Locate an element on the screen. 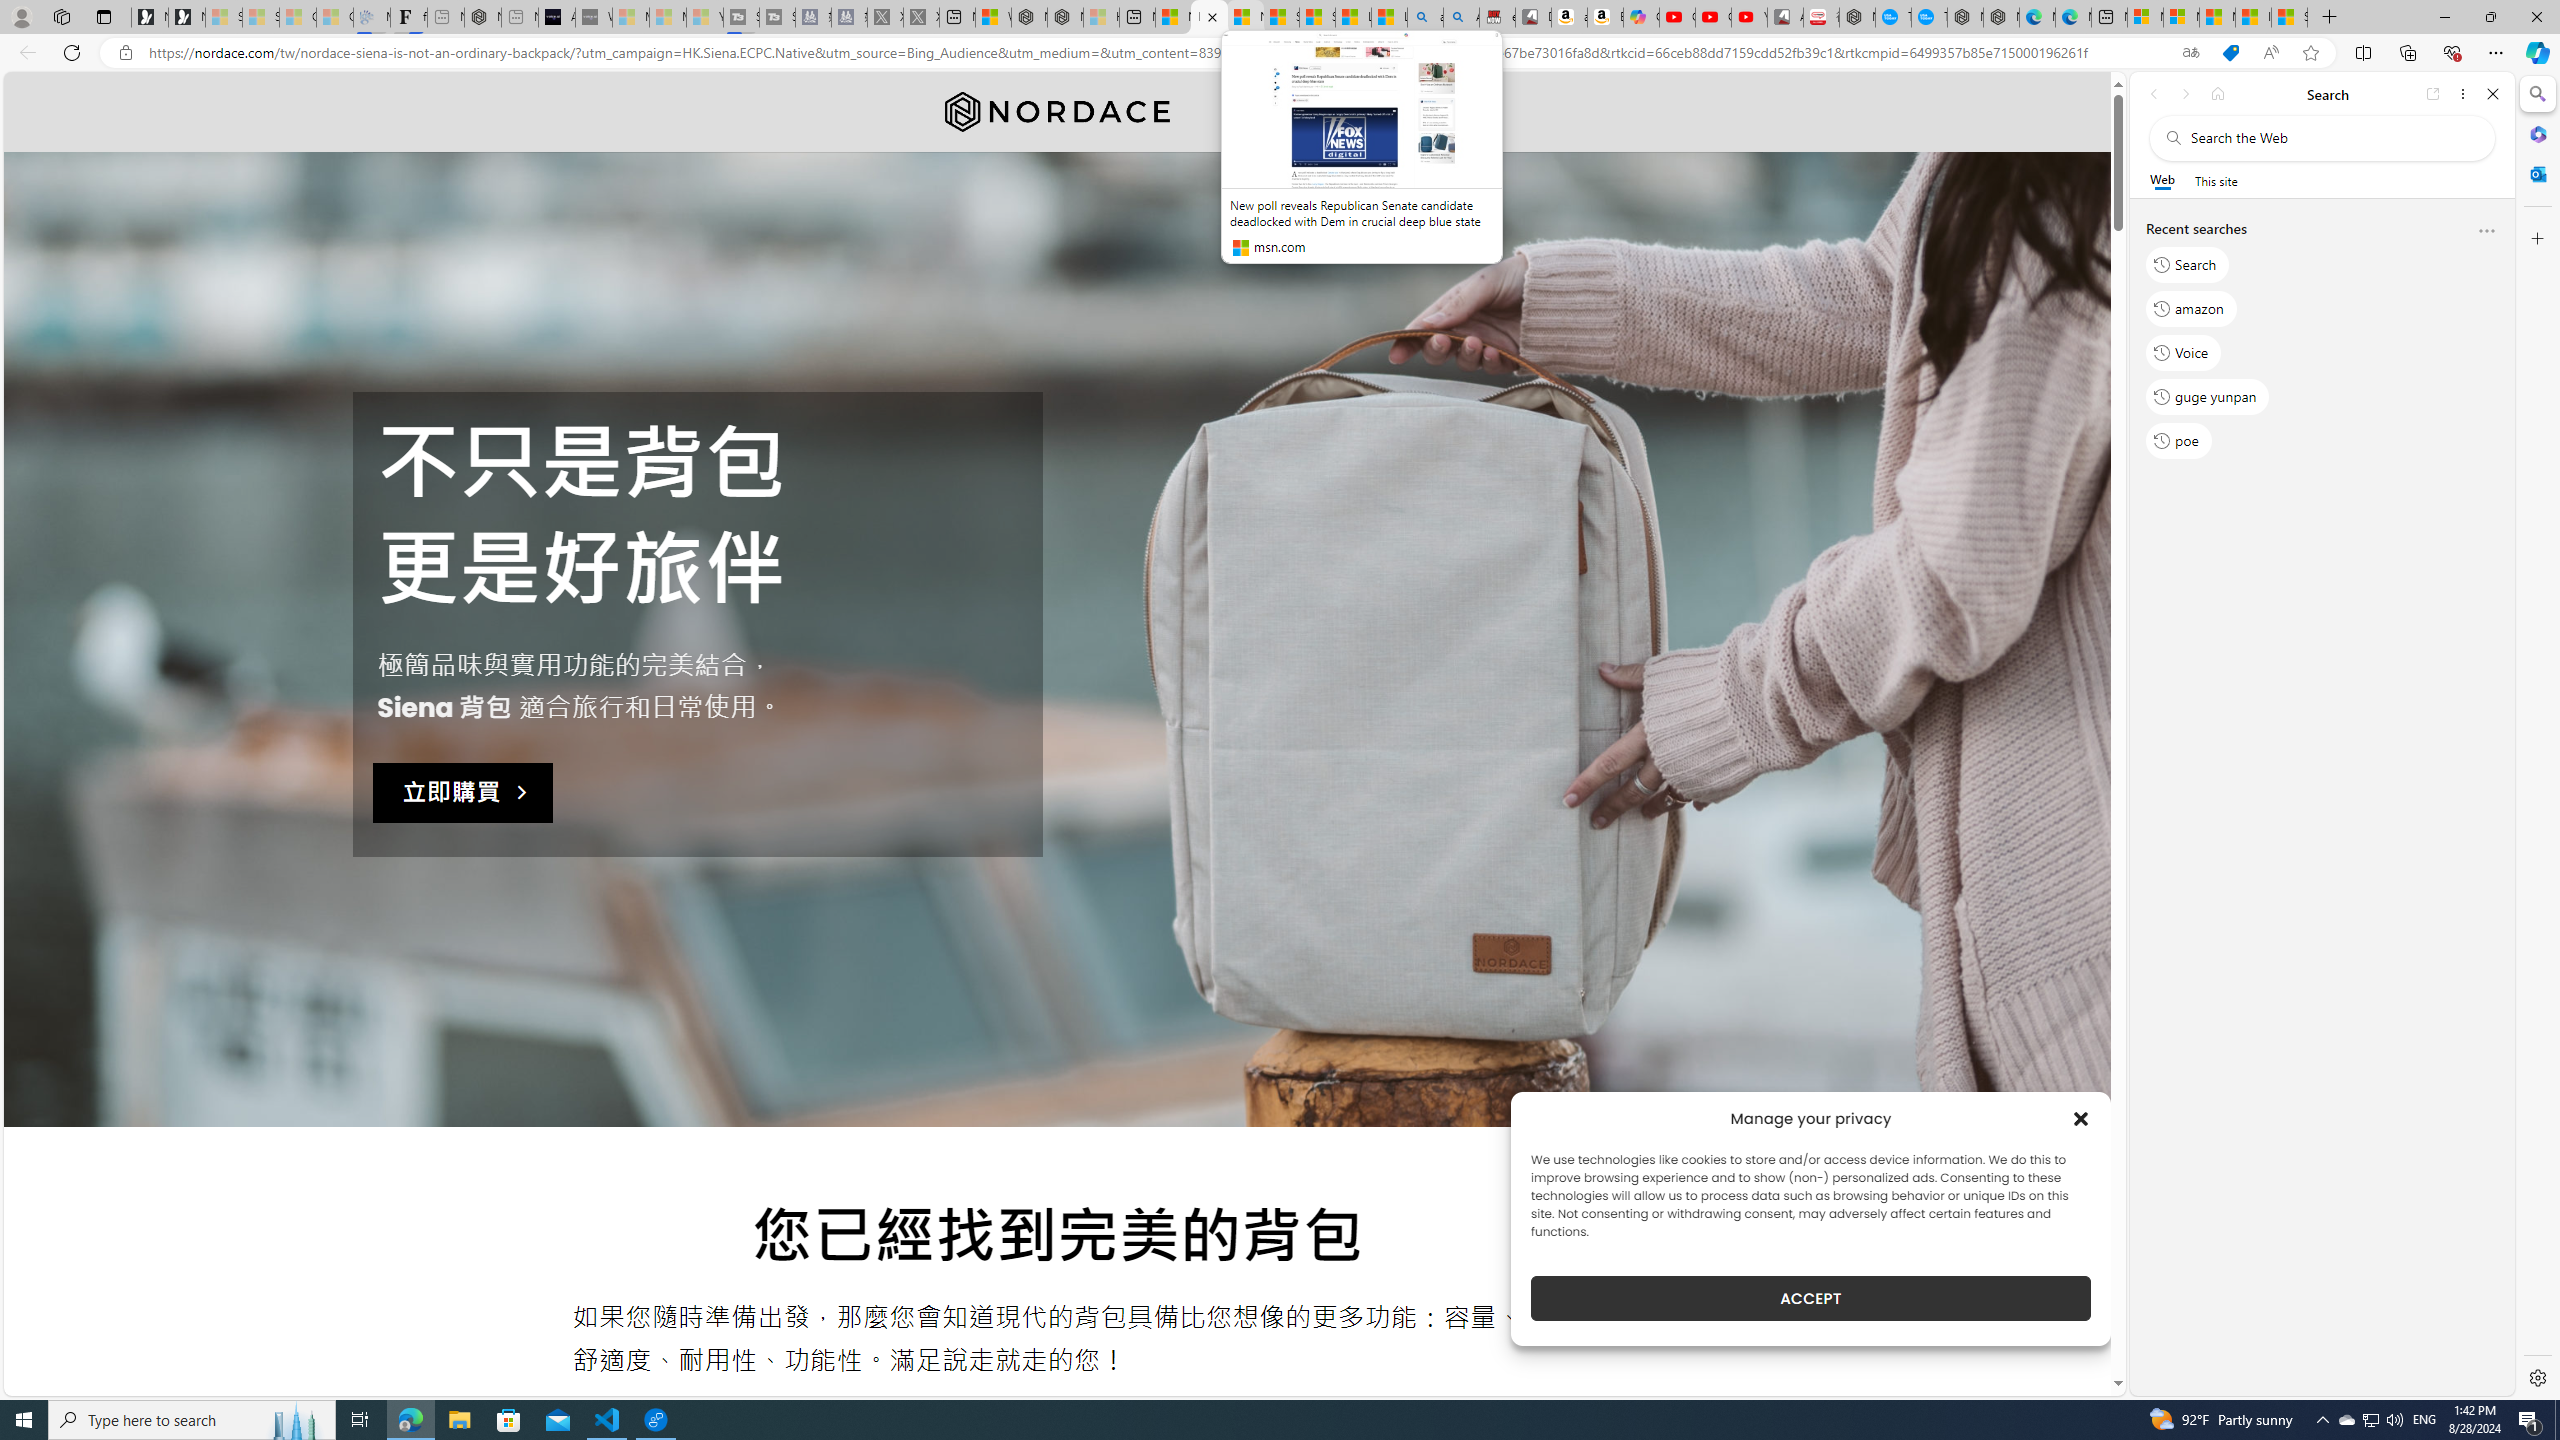  'Gloom - YouTube' is located at coordinates (1712, 16).